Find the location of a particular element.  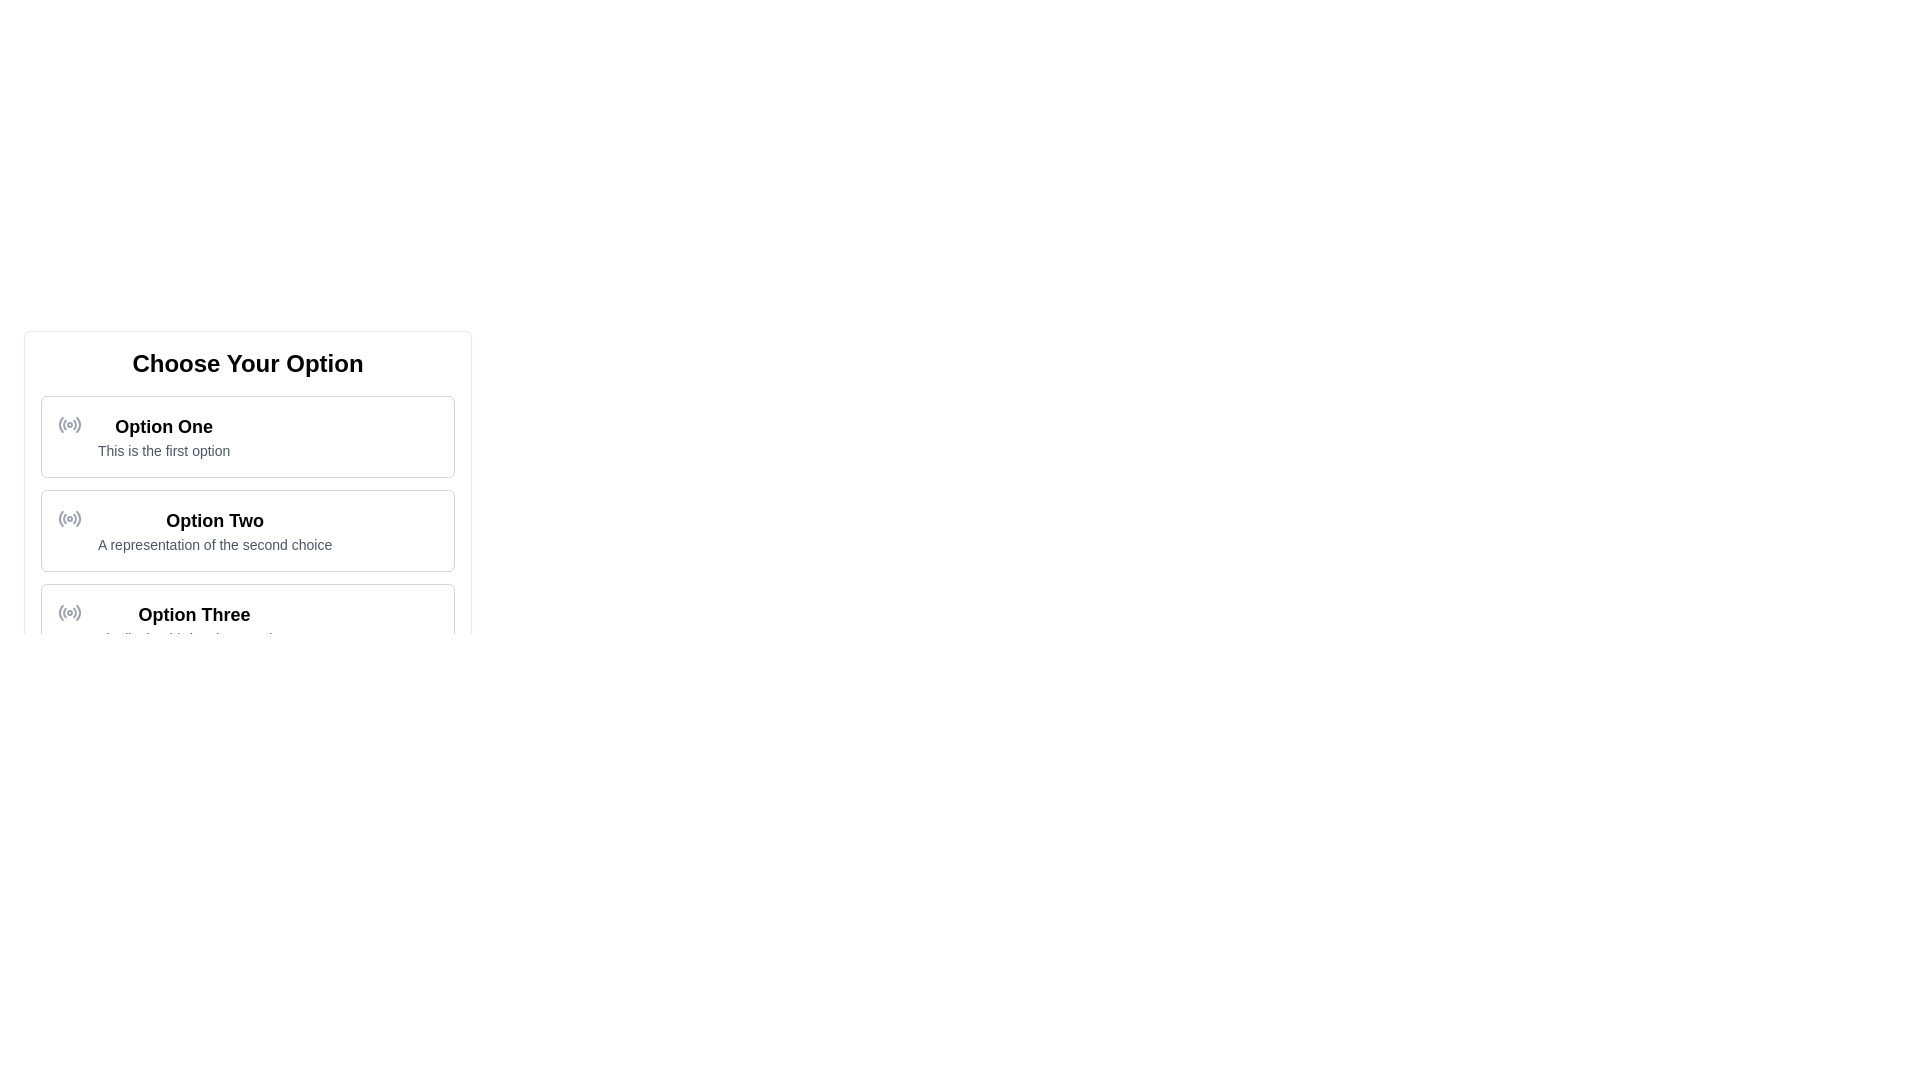

the first decorative vector graphic line segment of the radio button's outer ring, located under the text 'Option Three' is located at coordinates (61, 612).